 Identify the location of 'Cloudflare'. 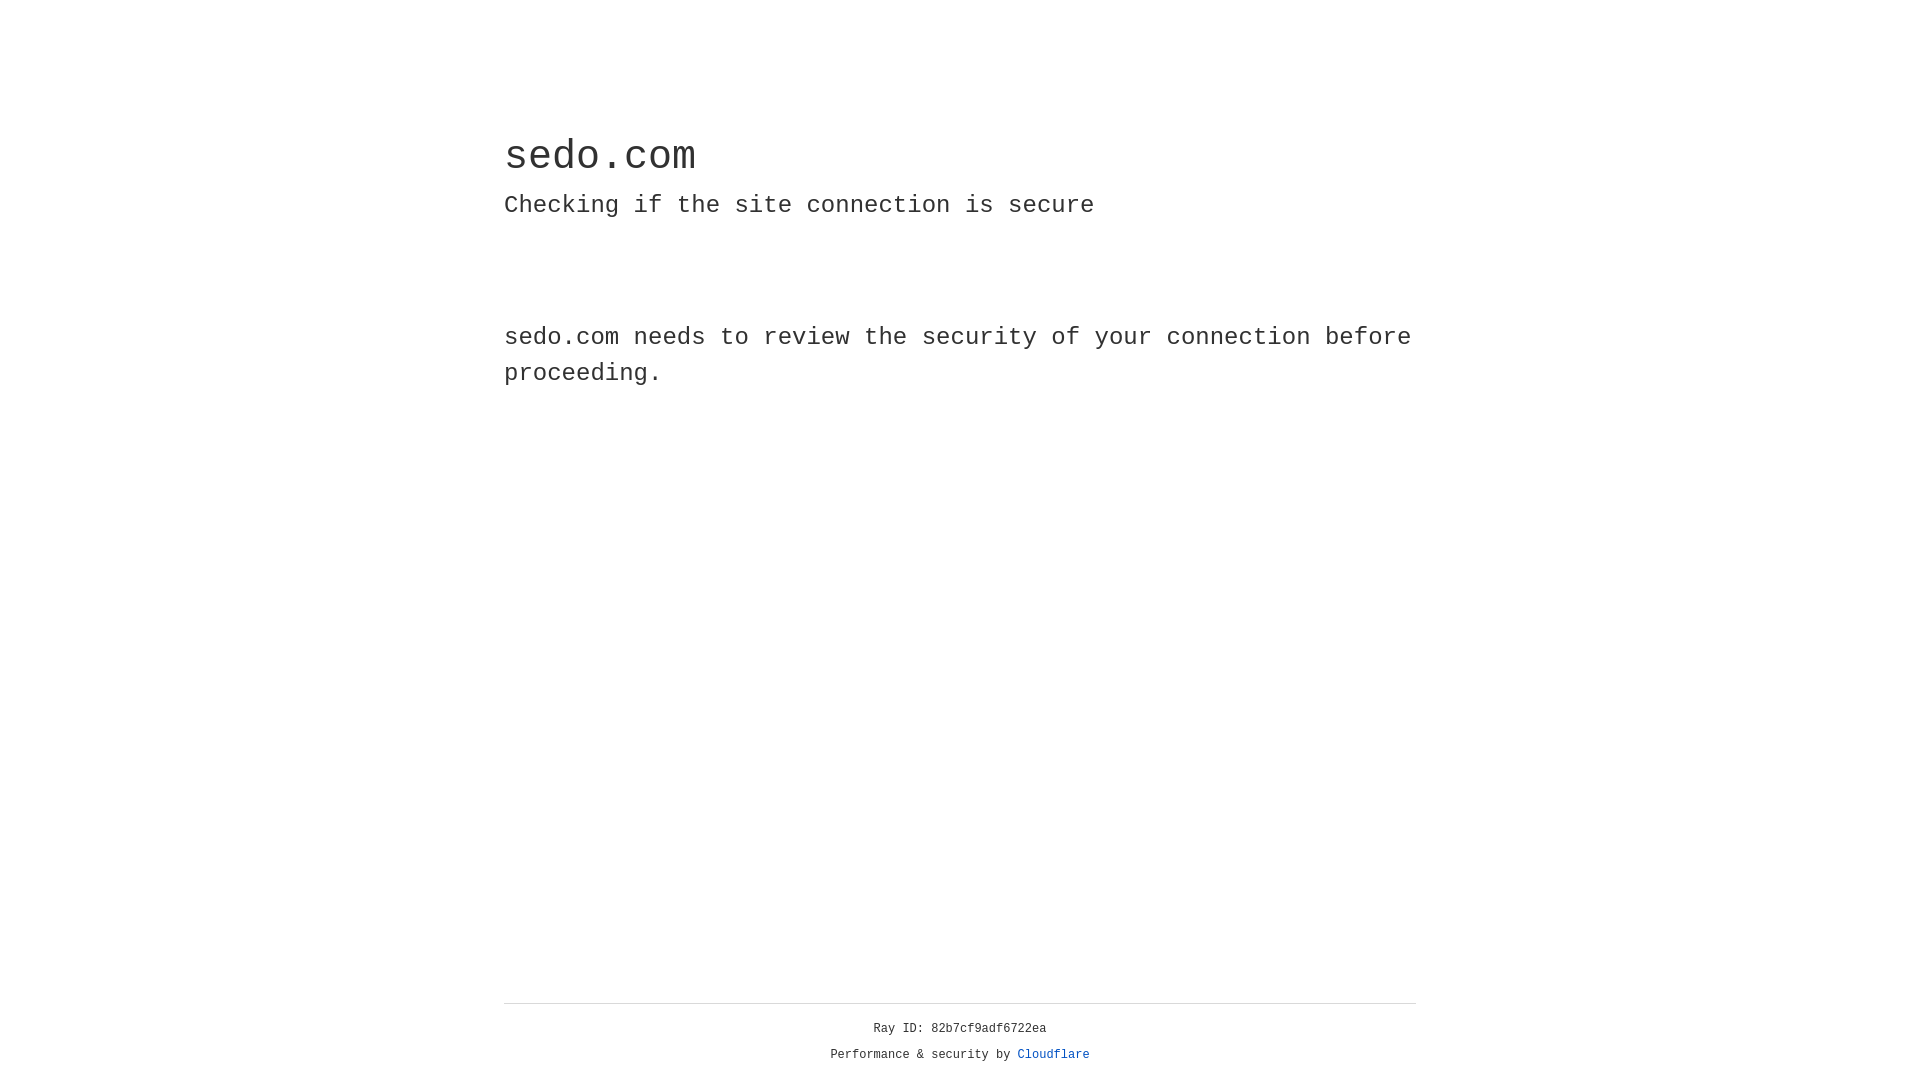
(1053, 1054).